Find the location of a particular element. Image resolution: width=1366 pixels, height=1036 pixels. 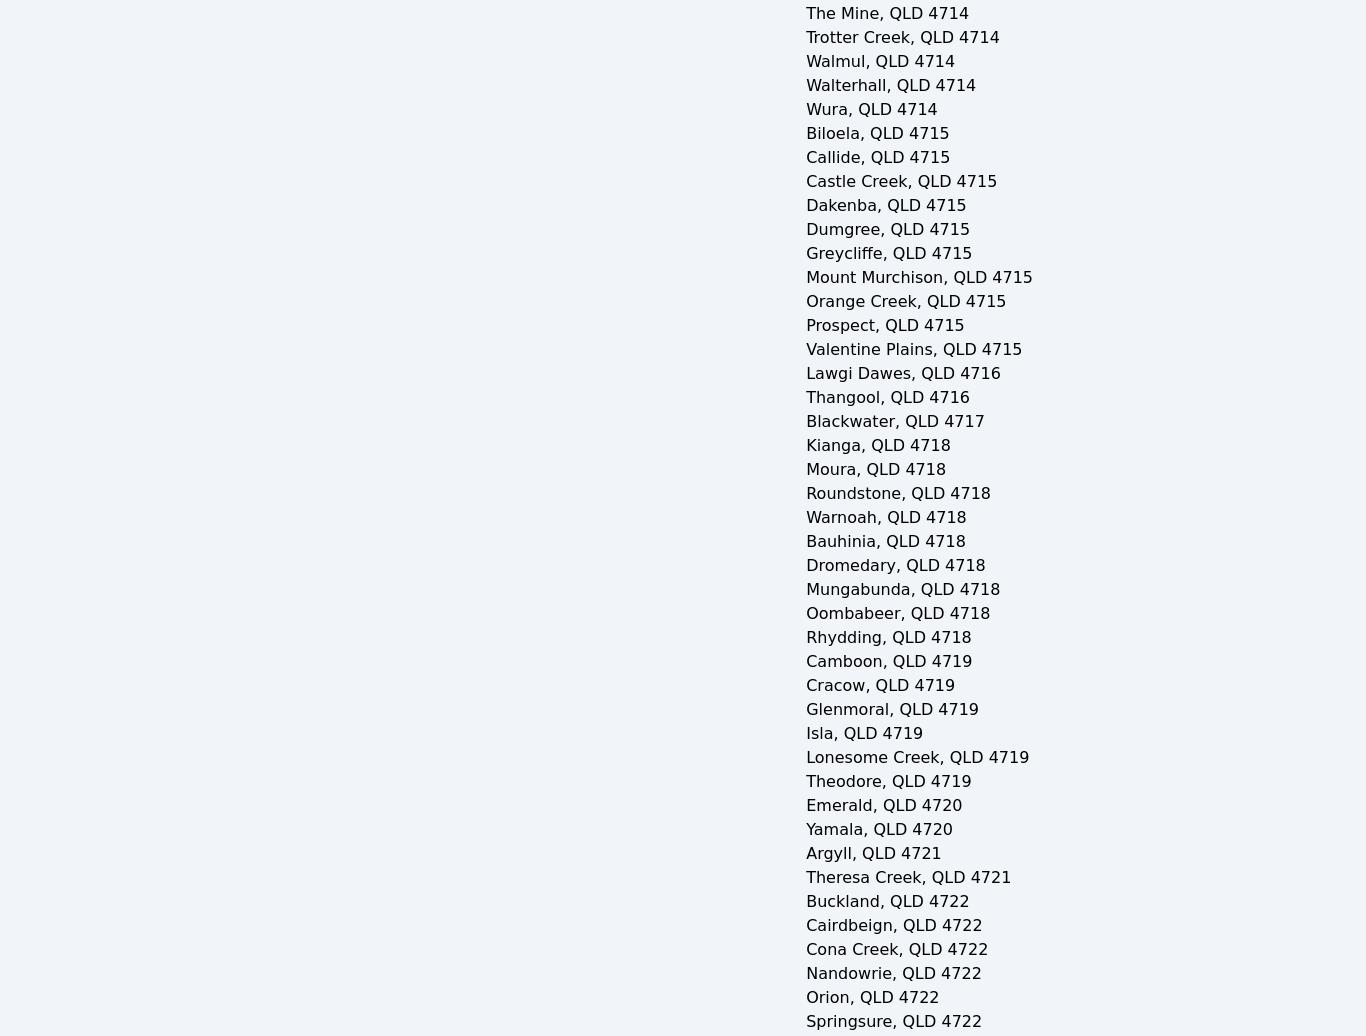

'Thangool, QLD 4716' is located at coordinates (887, 397).